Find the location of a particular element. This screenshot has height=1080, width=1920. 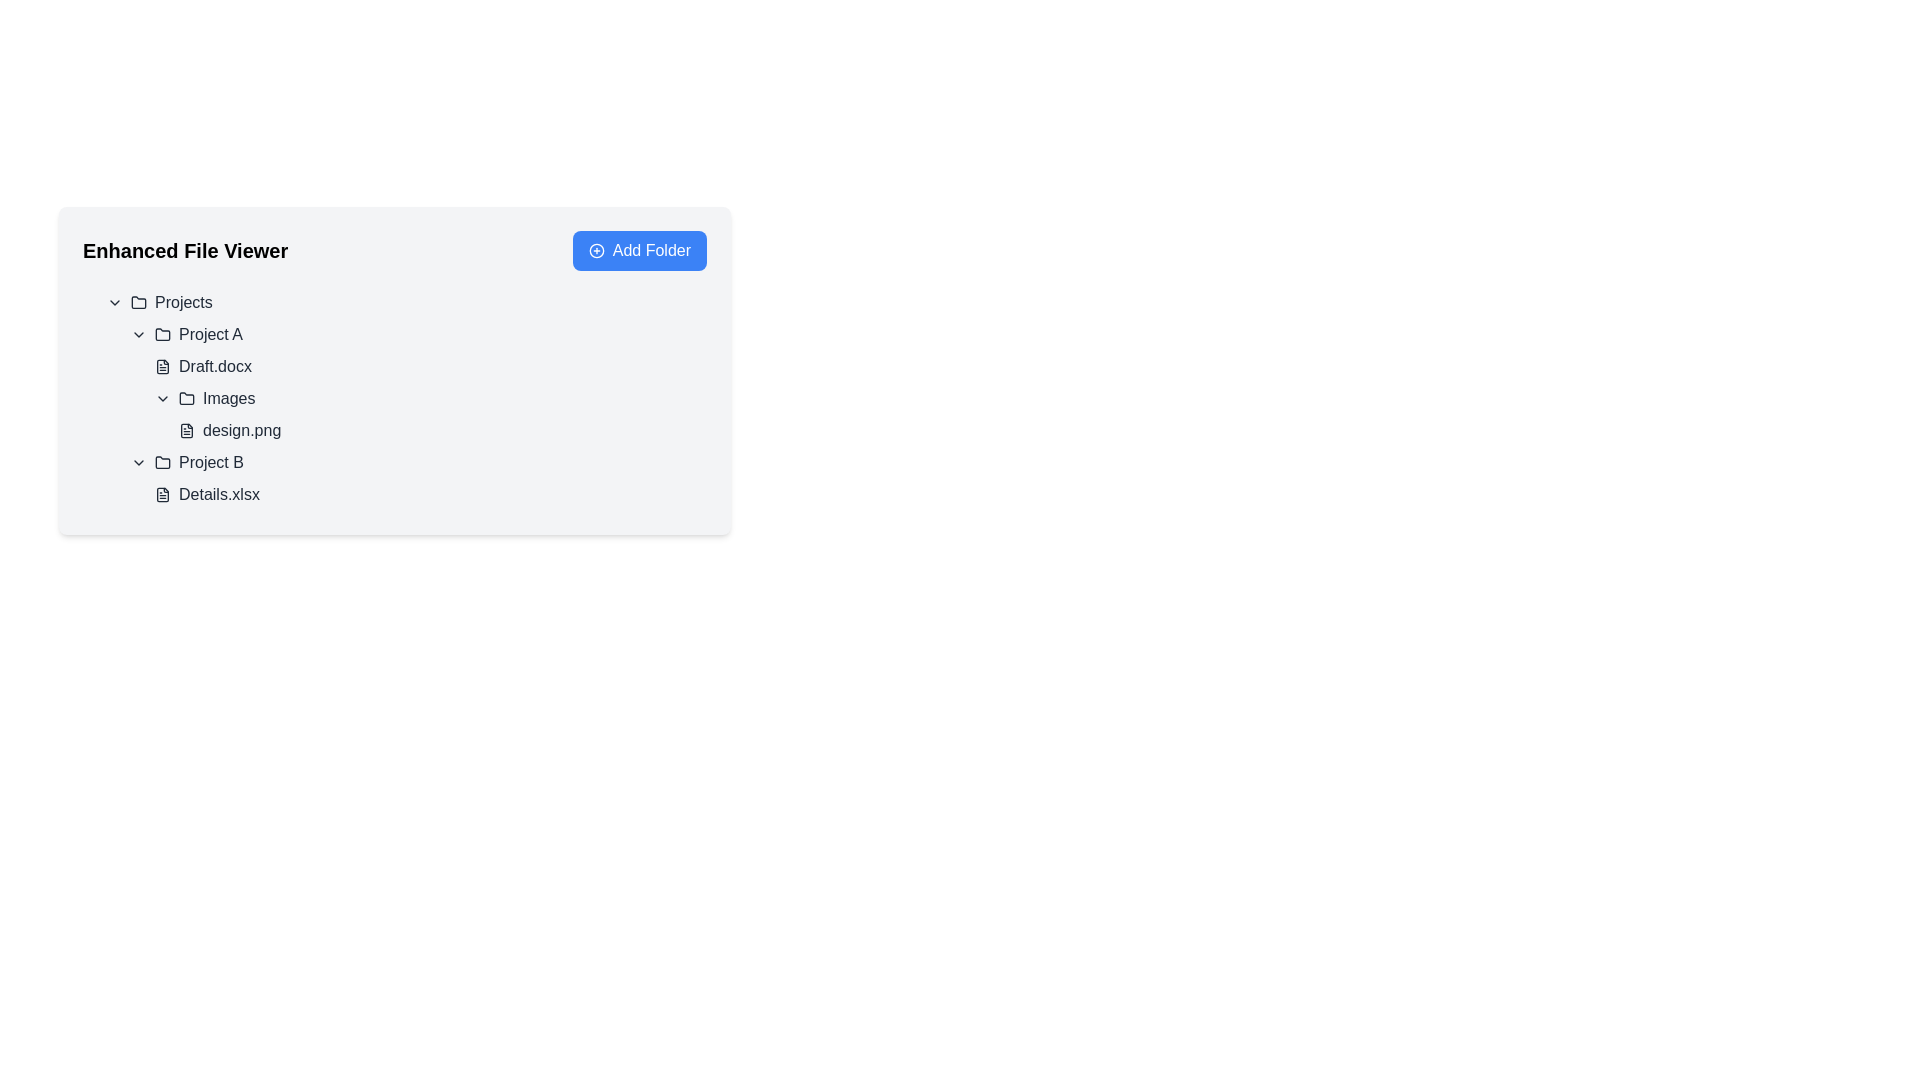

the 'Draft.docx' file entry in the file viewer is located at coordinates (417, 366).